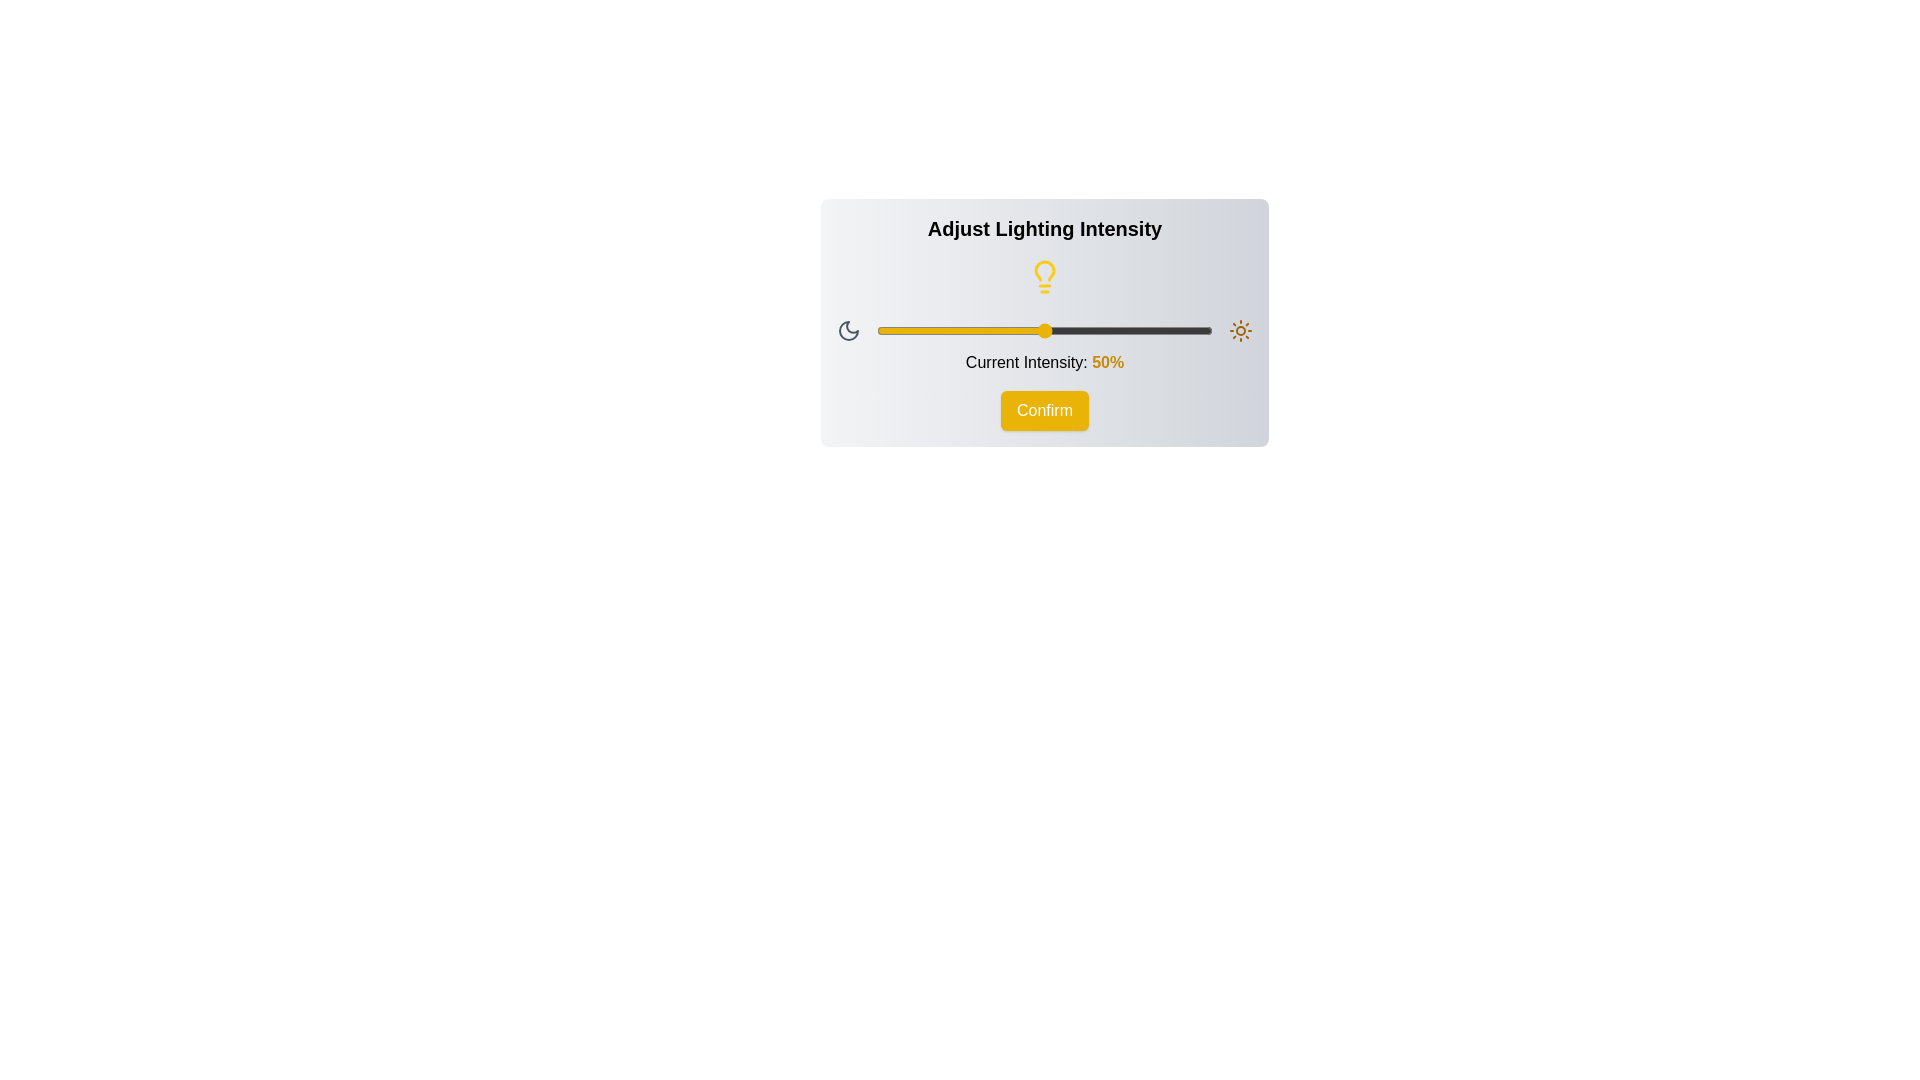 Image resolution: width=1920 pixels, height=1080 pixels. Describe the element at coordinates (849, 330) in the screenshot. I see `the Moon icon to interact with it` at that location.